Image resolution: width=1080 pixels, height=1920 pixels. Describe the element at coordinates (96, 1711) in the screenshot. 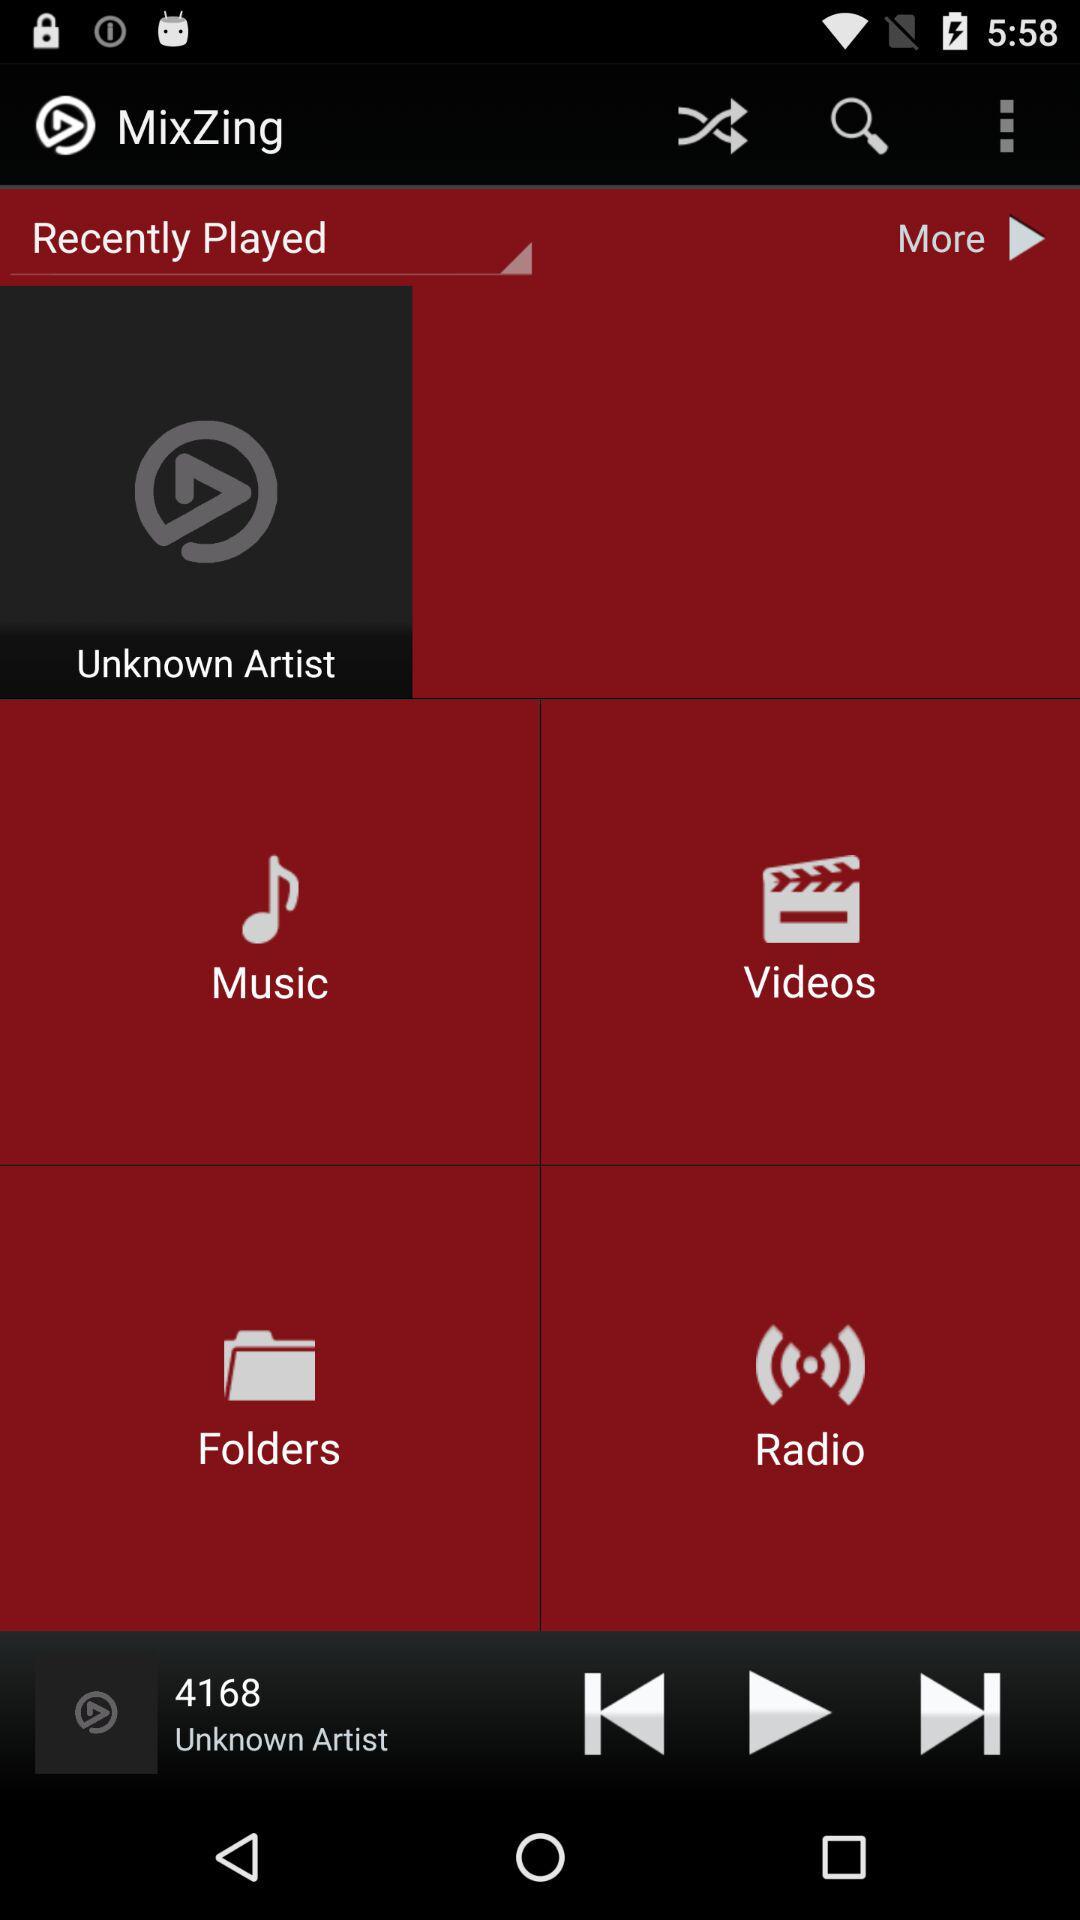

I see `album artwork cover` at that location.